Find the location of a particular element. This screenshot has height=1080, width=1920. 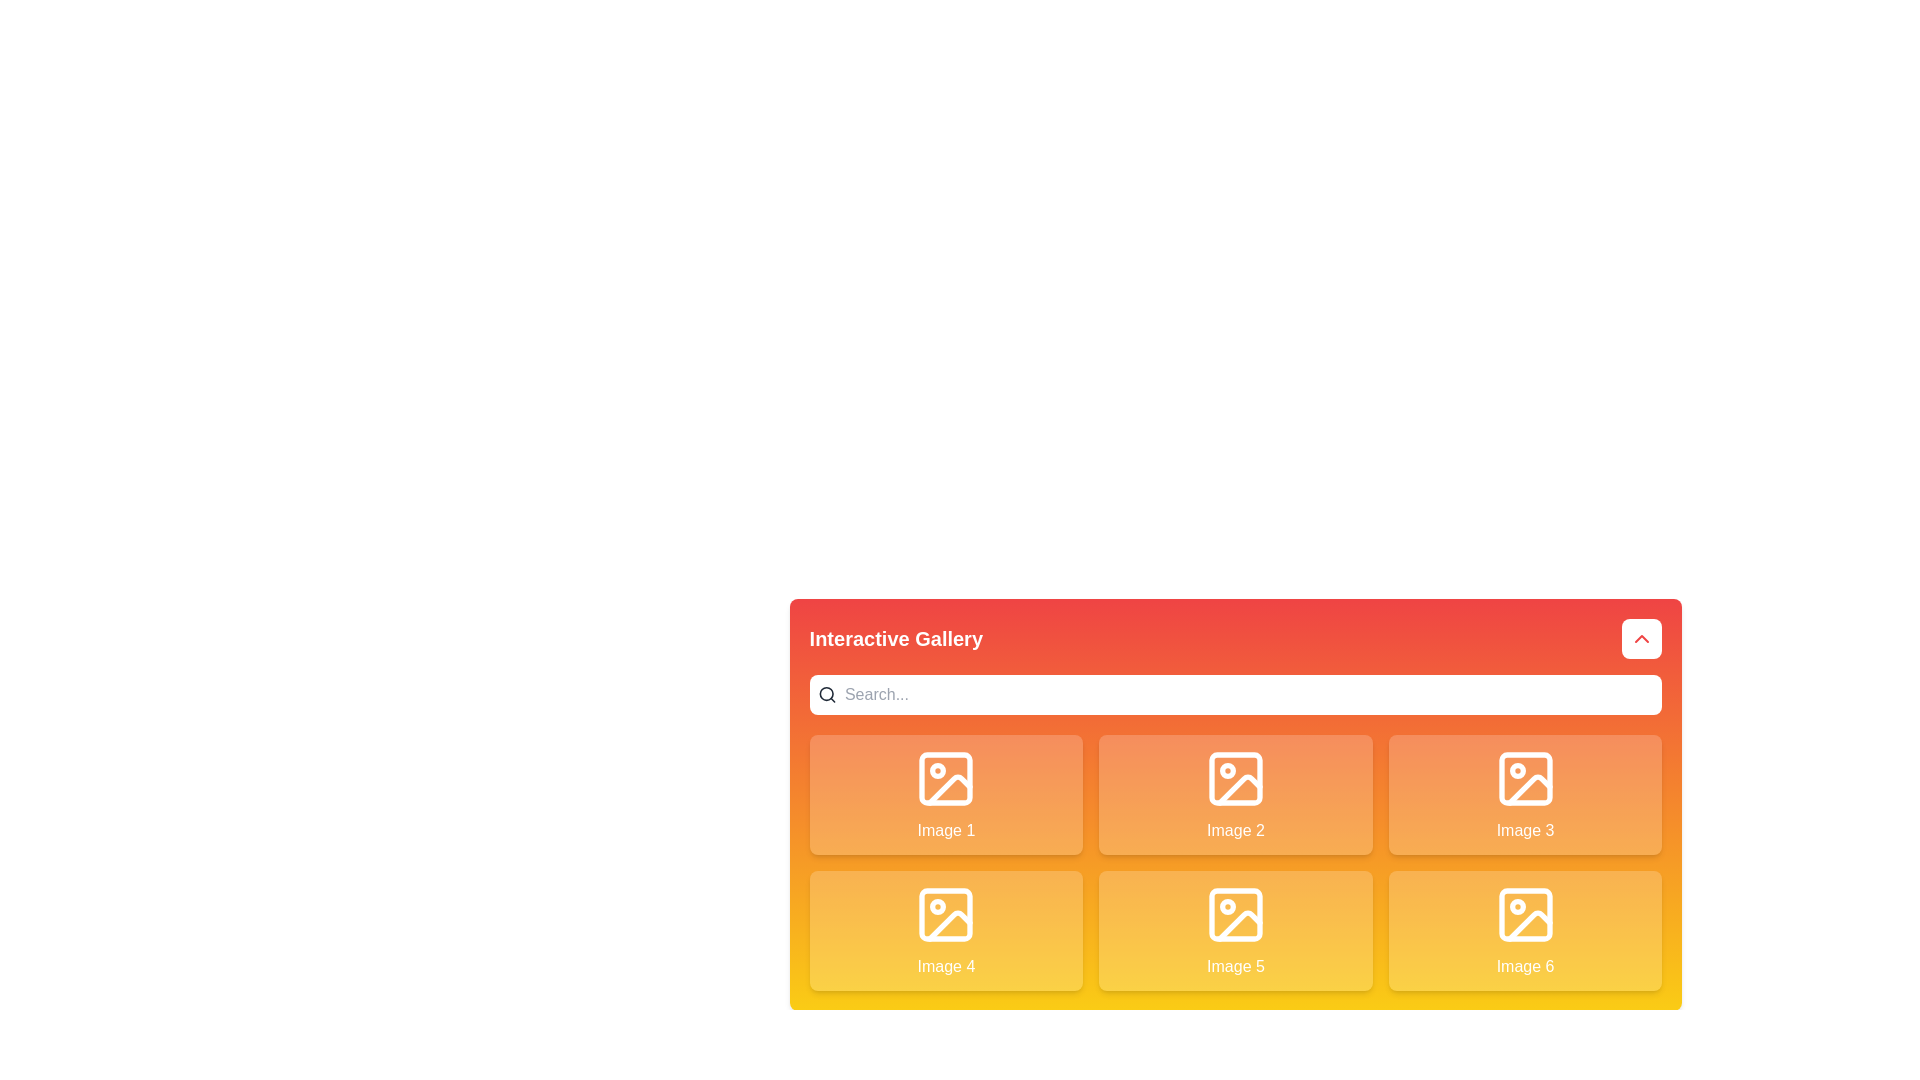

the Text label indicating 'Image 1' located within the top-left card of the grid, beneath the application title 'Interactive Gallery' and the search bar is located at coordinates (945, 830).